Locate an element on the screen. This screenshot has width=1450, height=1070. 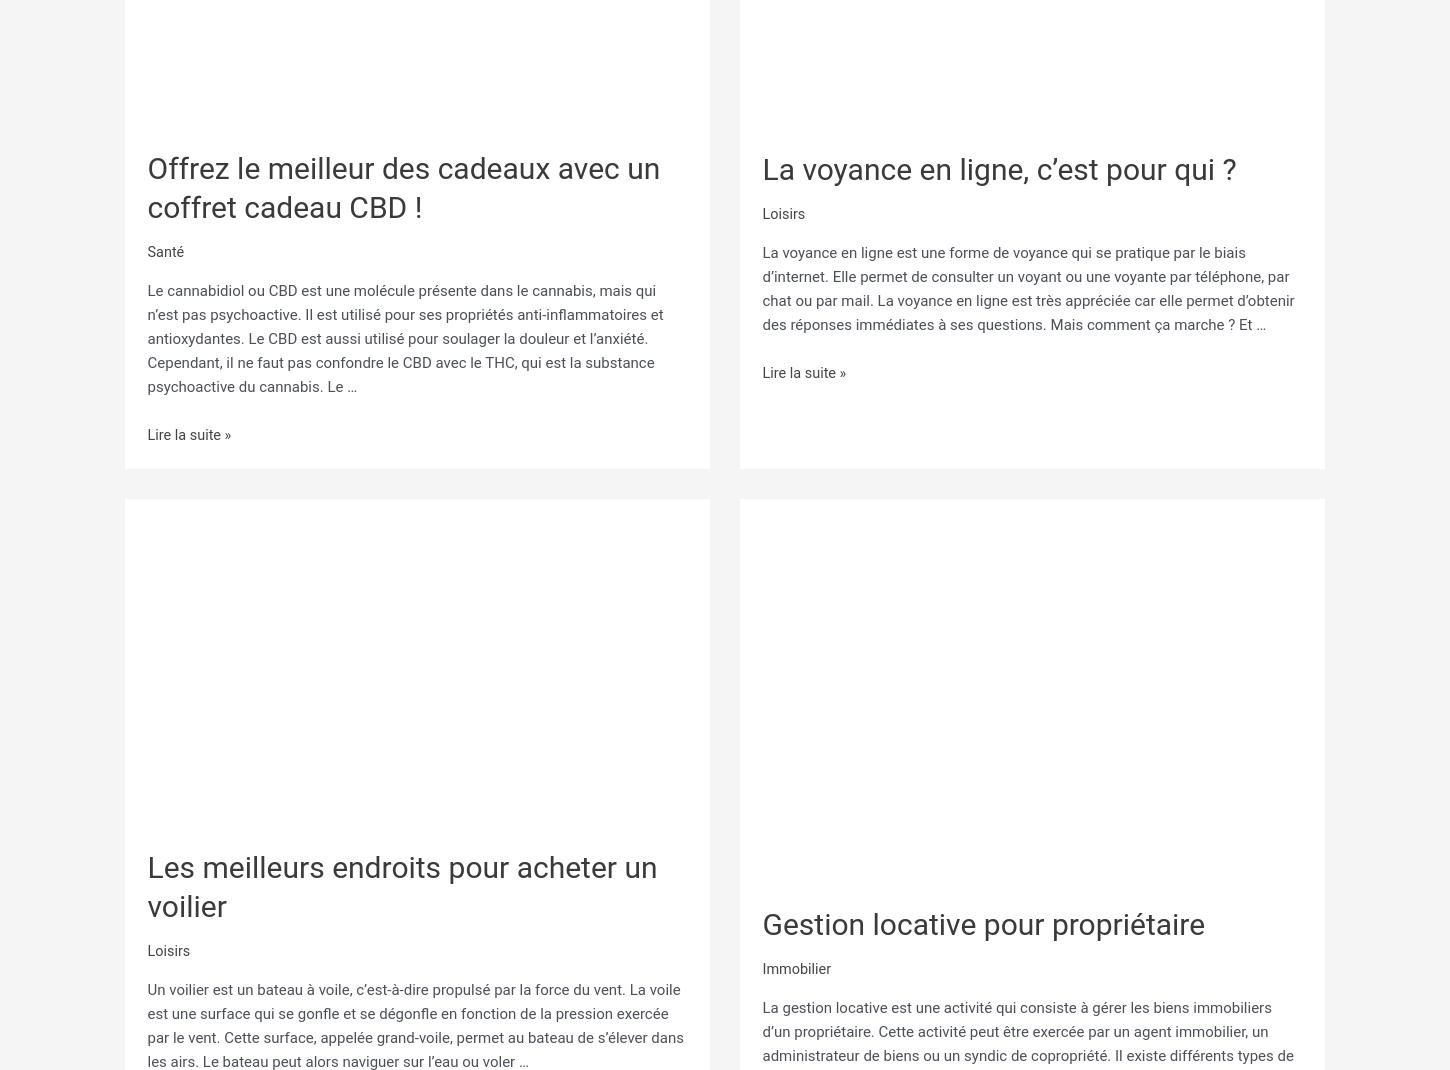
'Offrez le meilleur des cadeaux avec un coffret cadeau CBD !' is located at coordinates (402, 183).